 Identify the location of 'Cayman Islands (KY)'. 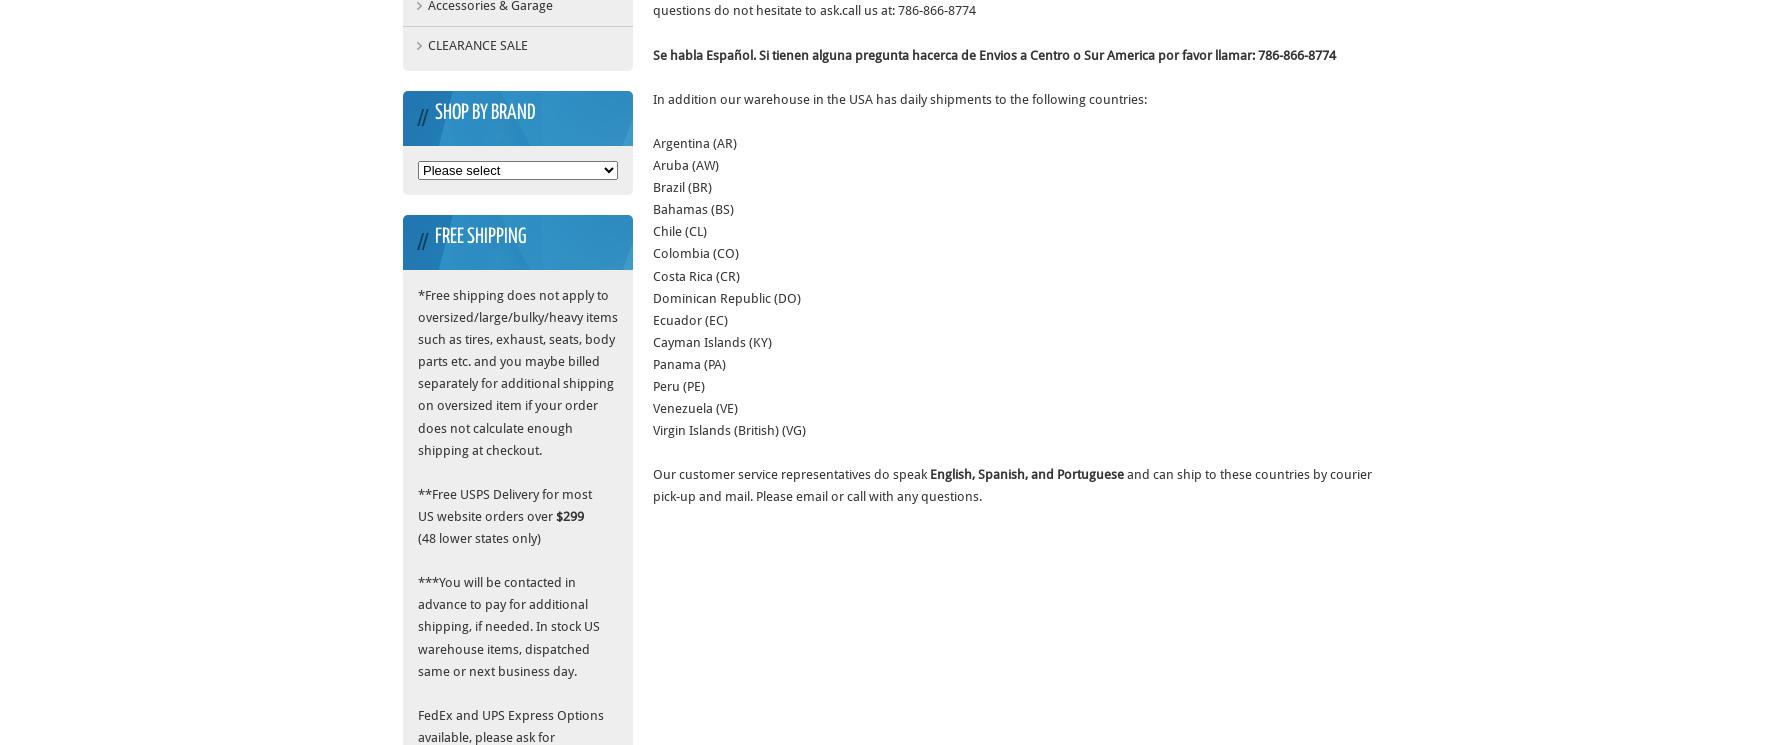
(712, 341).